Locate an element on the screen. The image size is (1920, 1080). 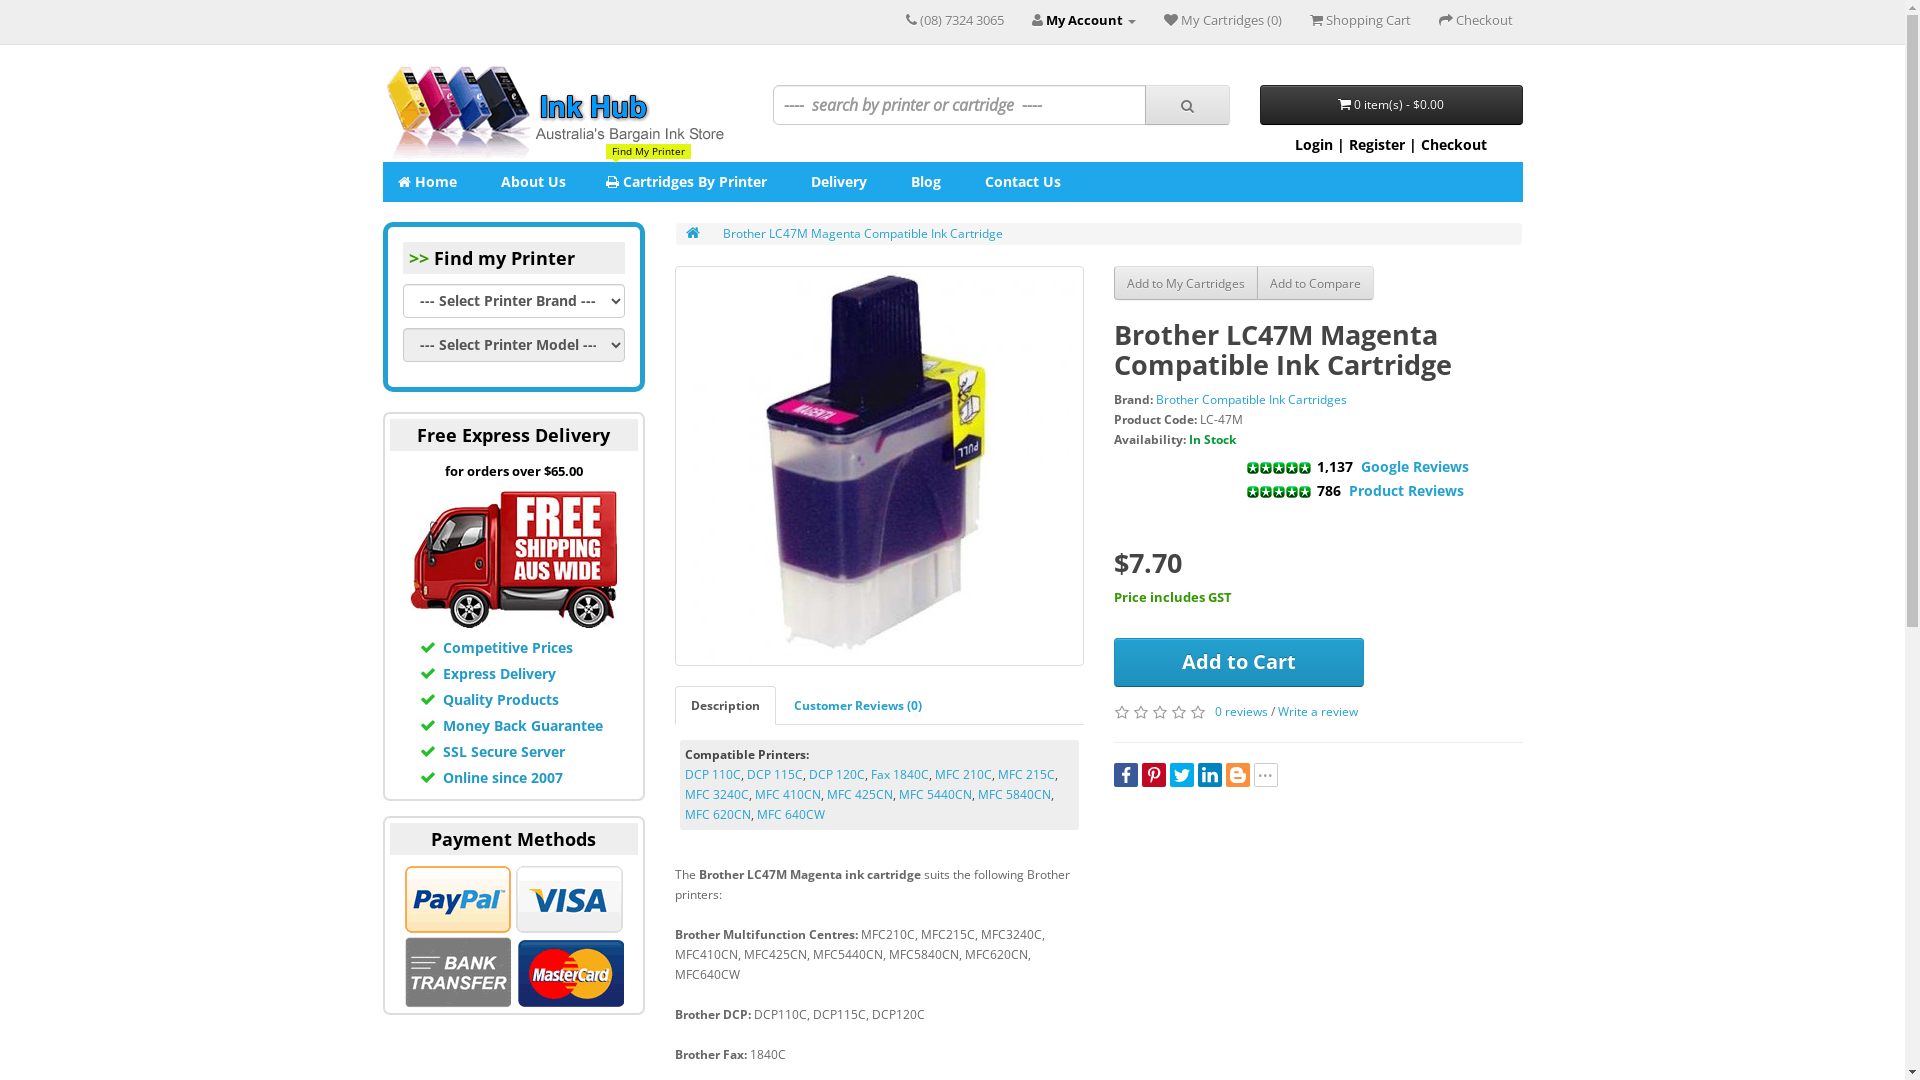
'MFC 210C' is located at coordinates (934, 773).